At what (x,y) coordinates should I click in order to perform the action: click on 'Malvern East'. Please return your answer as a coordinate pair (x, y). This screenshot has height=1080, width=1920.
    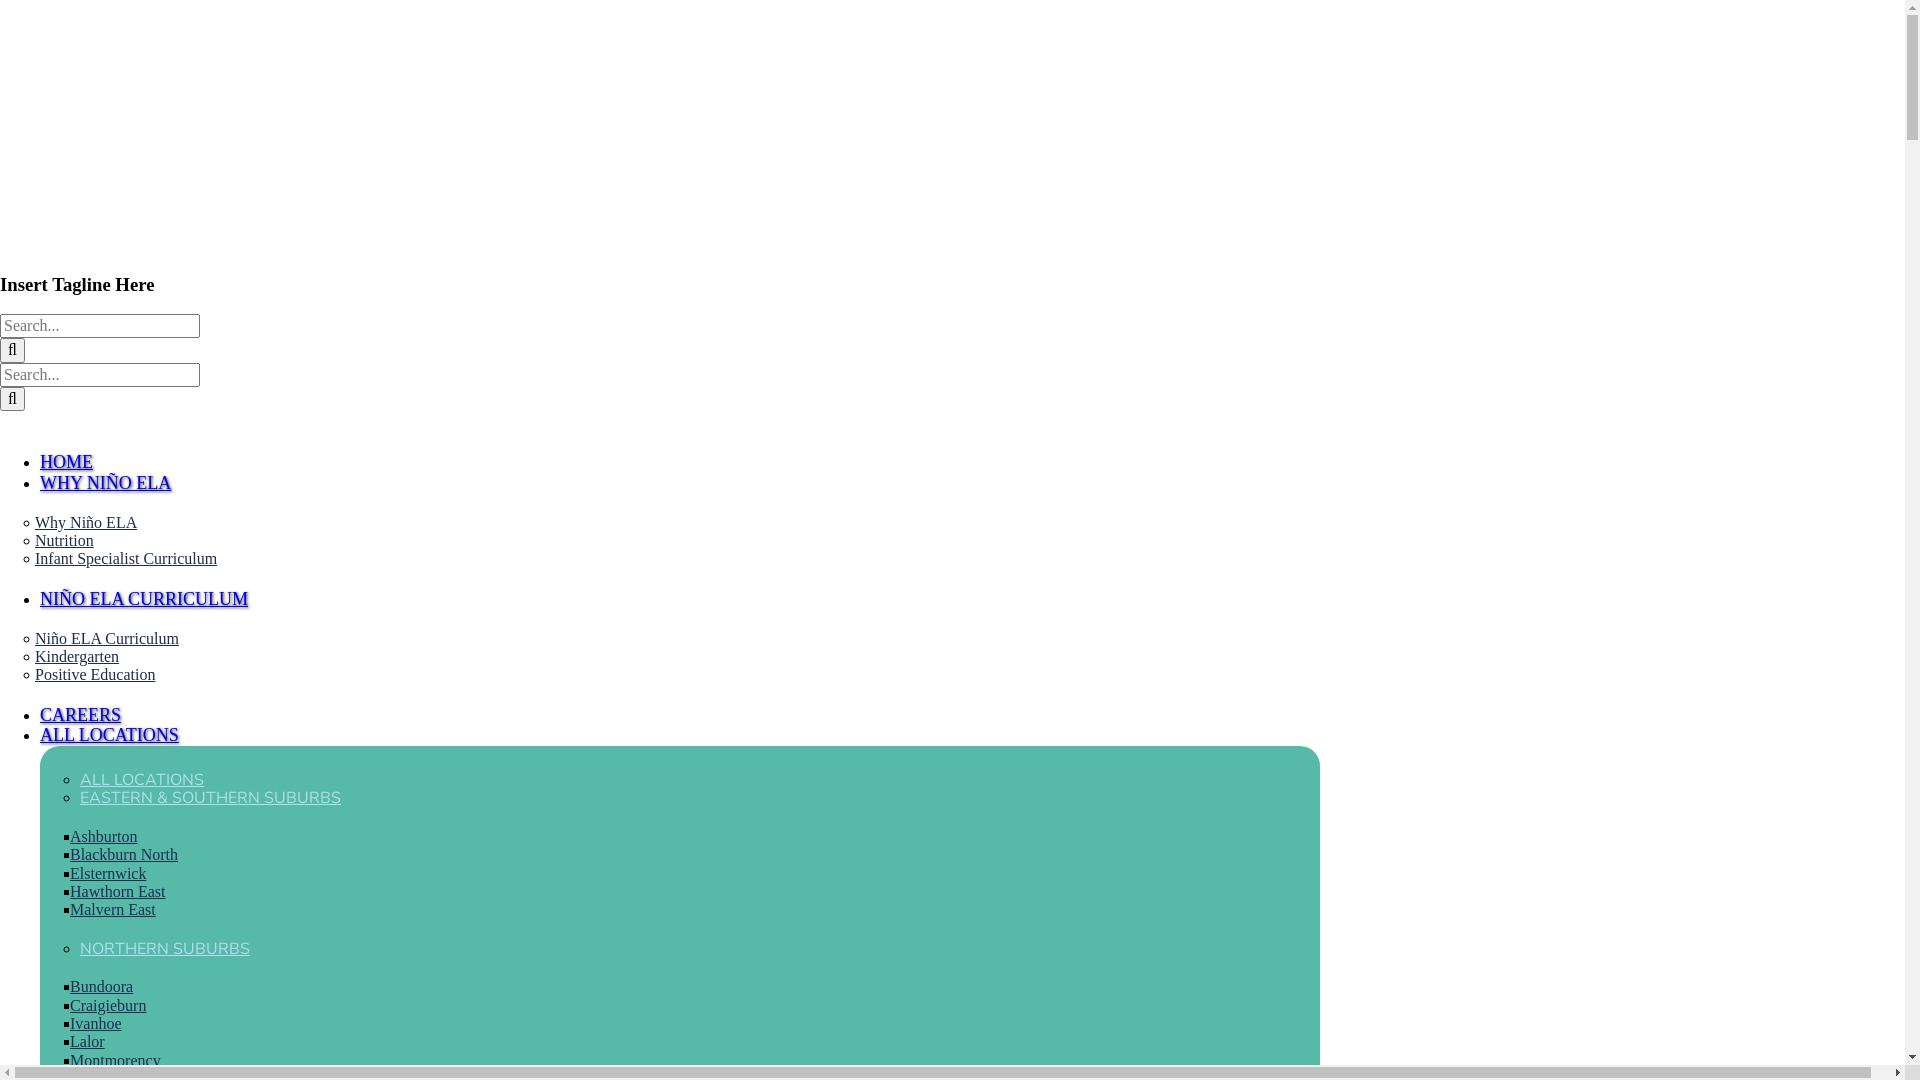
    Looking at the image, I should click on (117, 909).